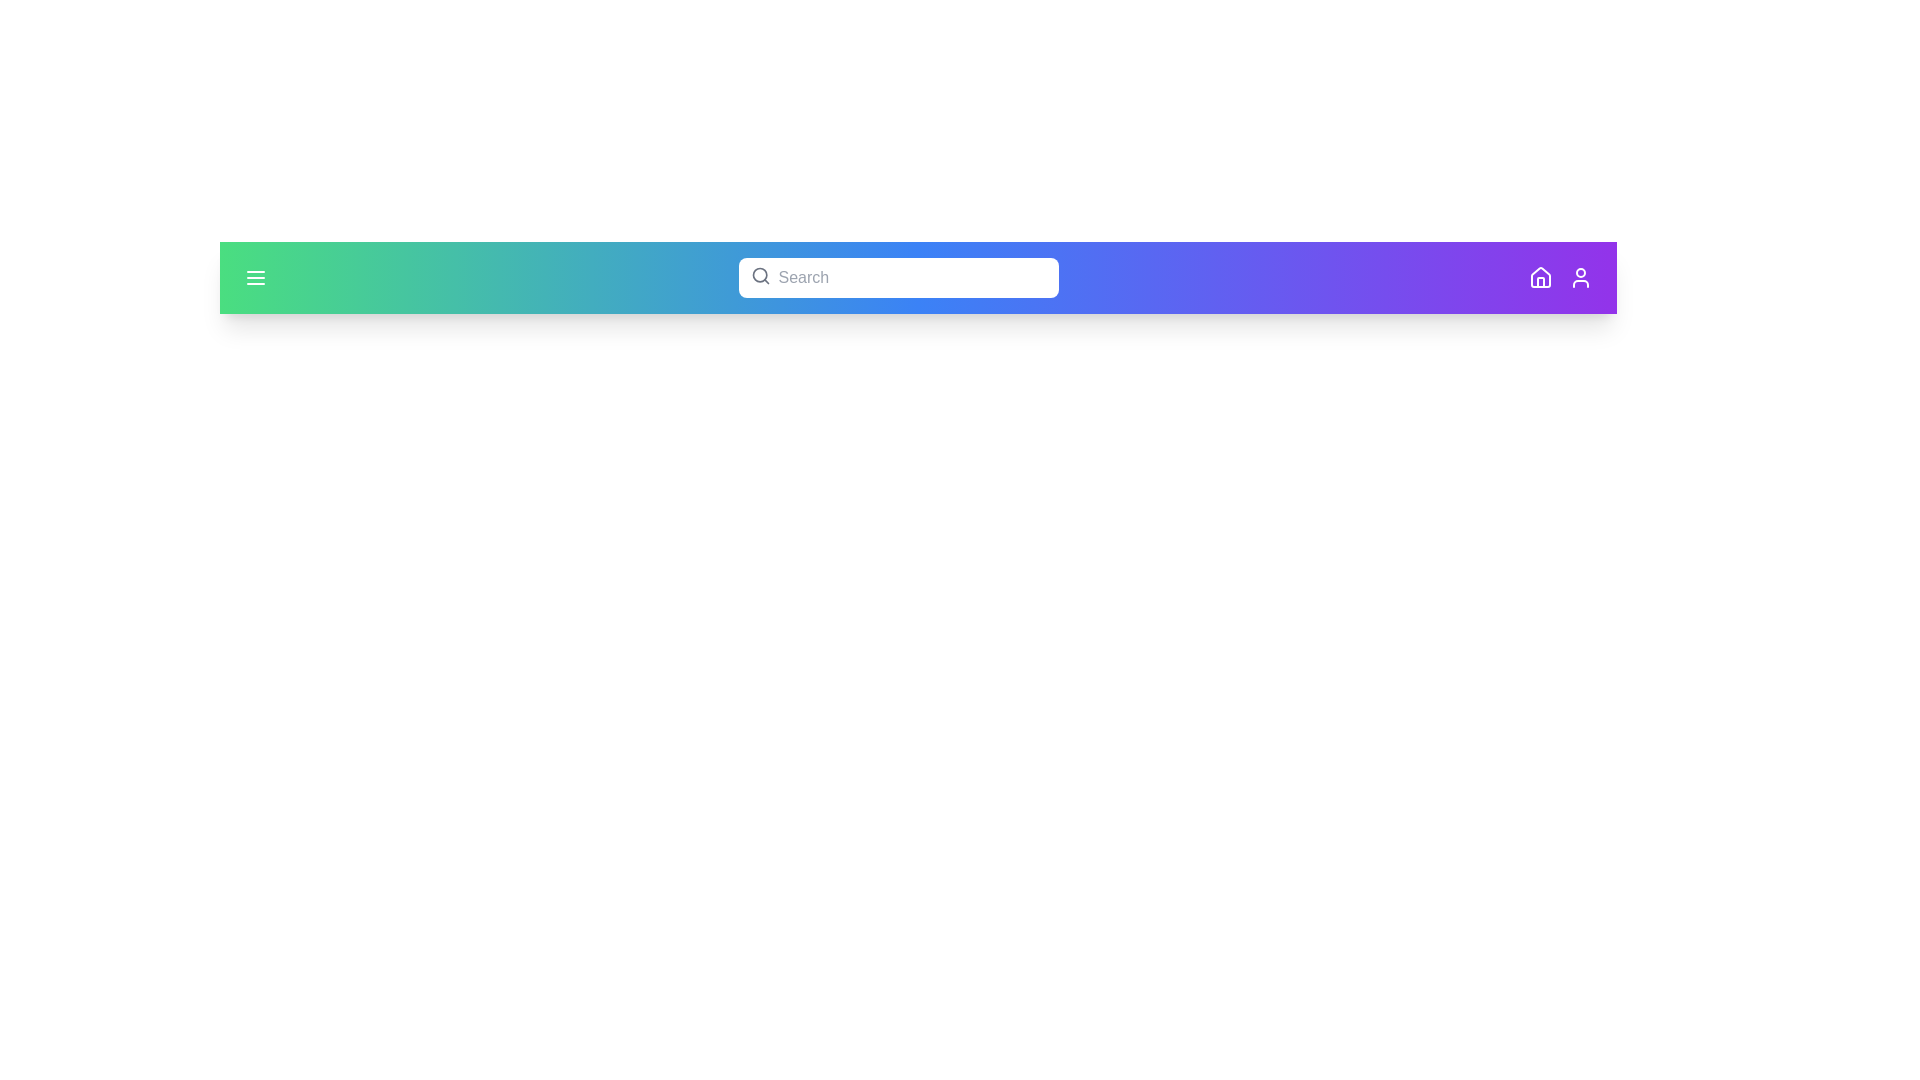  I want to click on the user icon located on the right side of the app bar, so click(1579, 277).